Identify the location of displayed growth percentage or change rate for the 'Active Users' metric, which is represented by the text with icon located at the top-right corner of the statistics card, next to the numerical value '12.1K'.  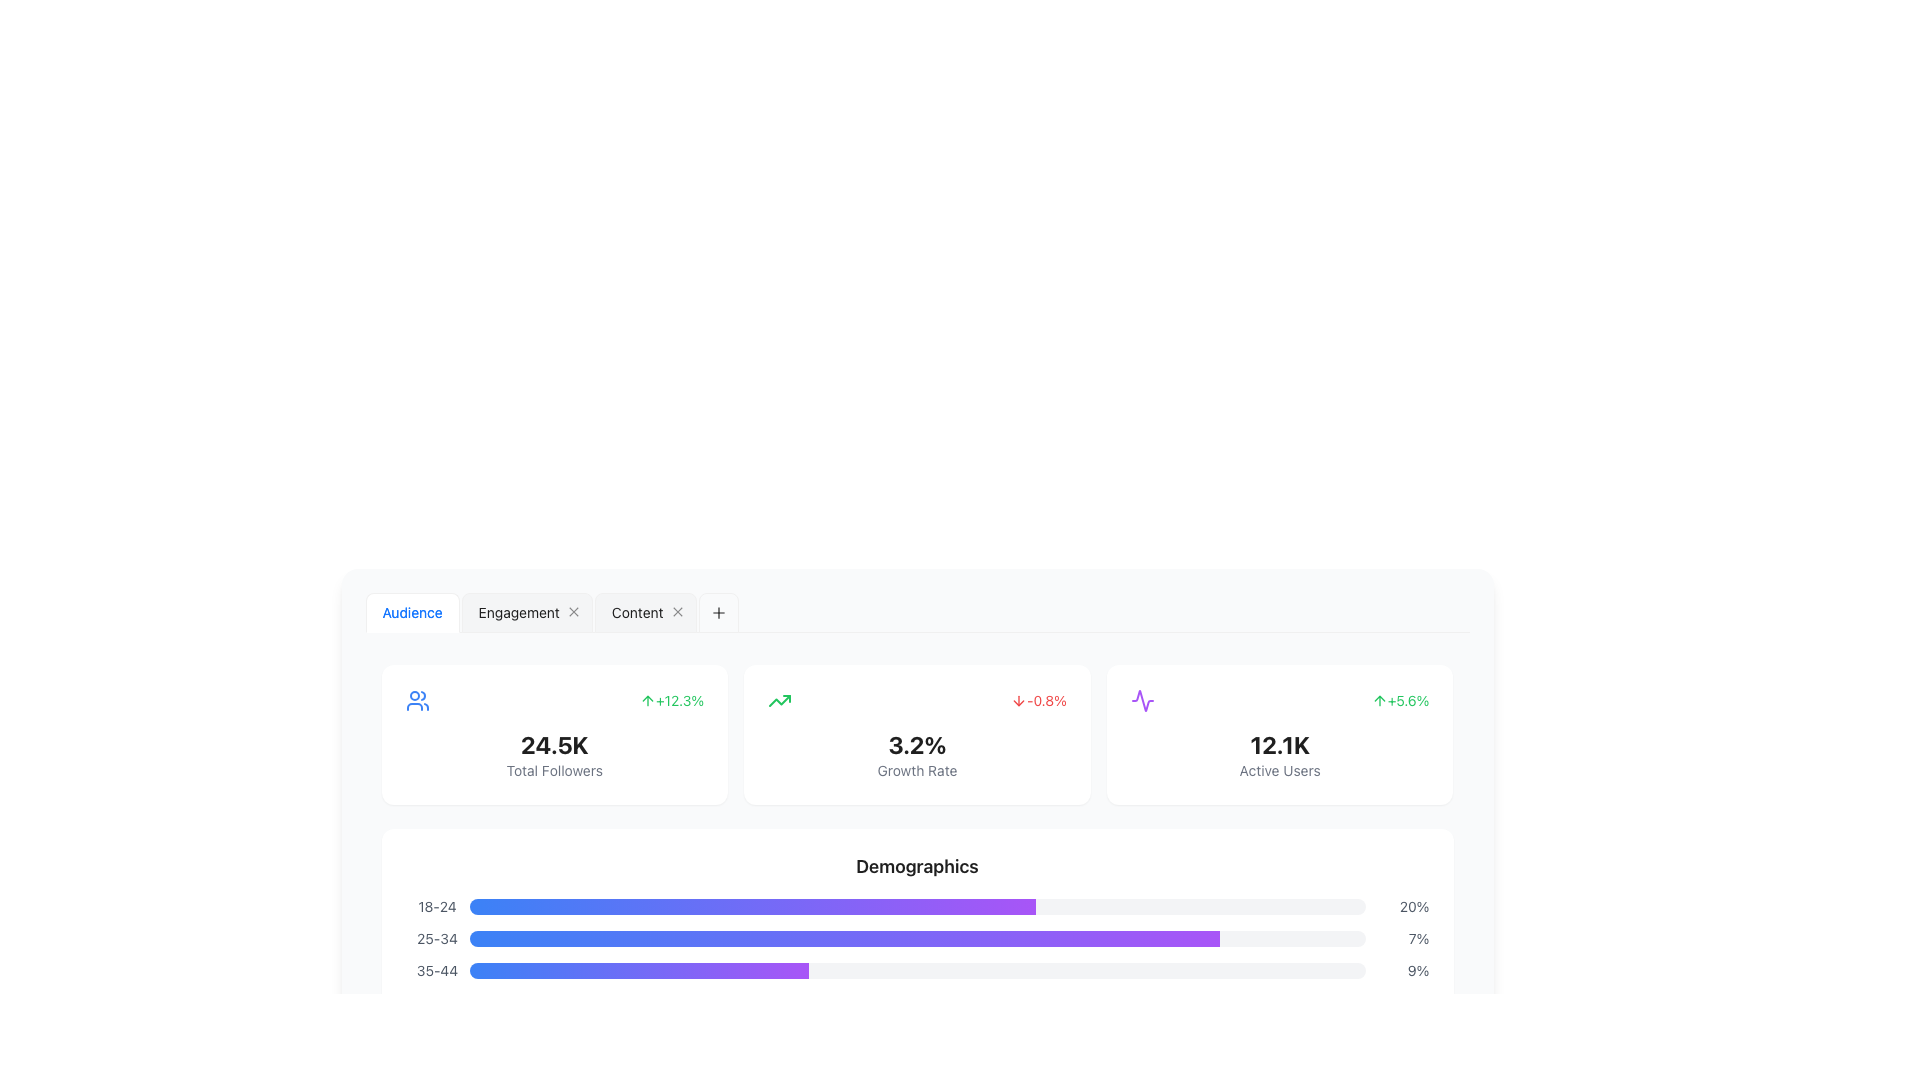
(1399, 700).